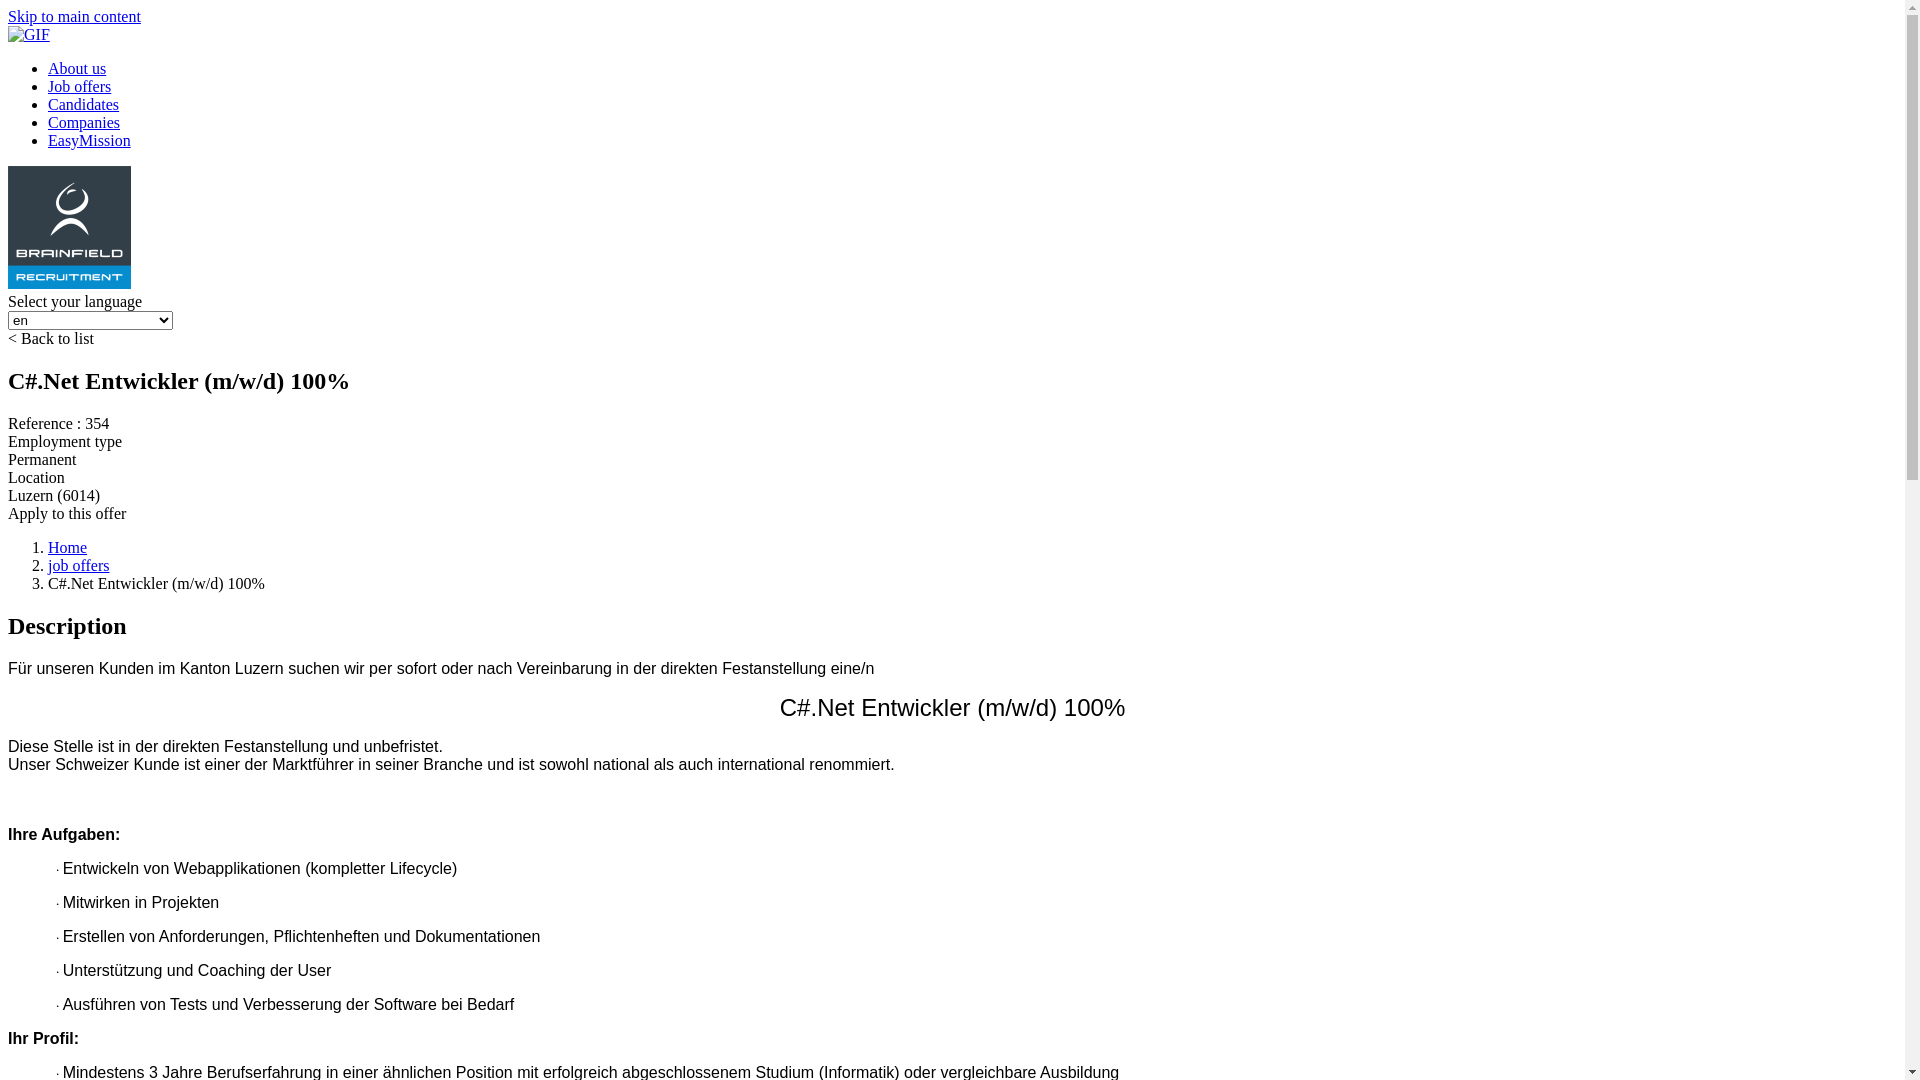 This screenshot has height=1080, width=1920. What do you see at coordinates (82, 104) in the screenshot?
I see `'Candidates'` at bounding box center [82, 104].